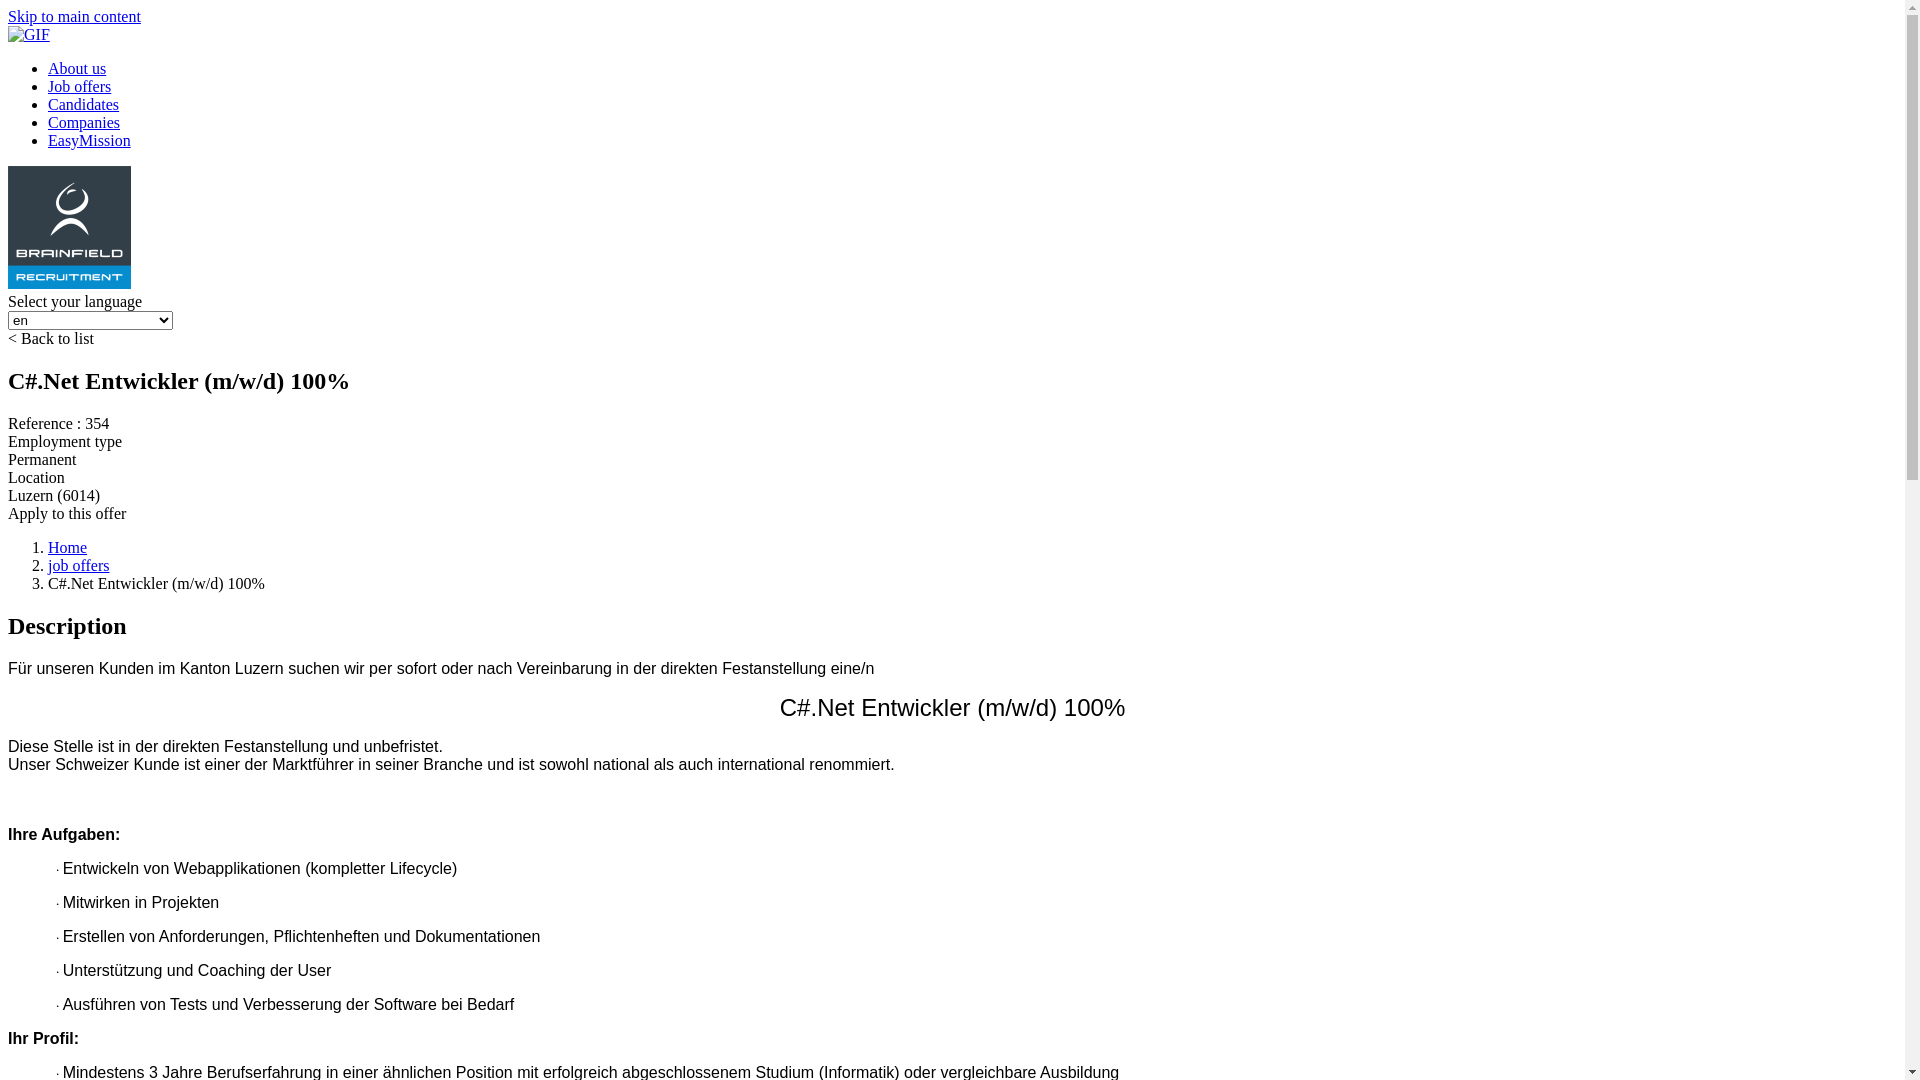 This screenshot has height=1080, width=1920. What do you see at coordinates (82, 104) in the screenshot?
I see `'Candidates'` at bounding box center [82, 104].